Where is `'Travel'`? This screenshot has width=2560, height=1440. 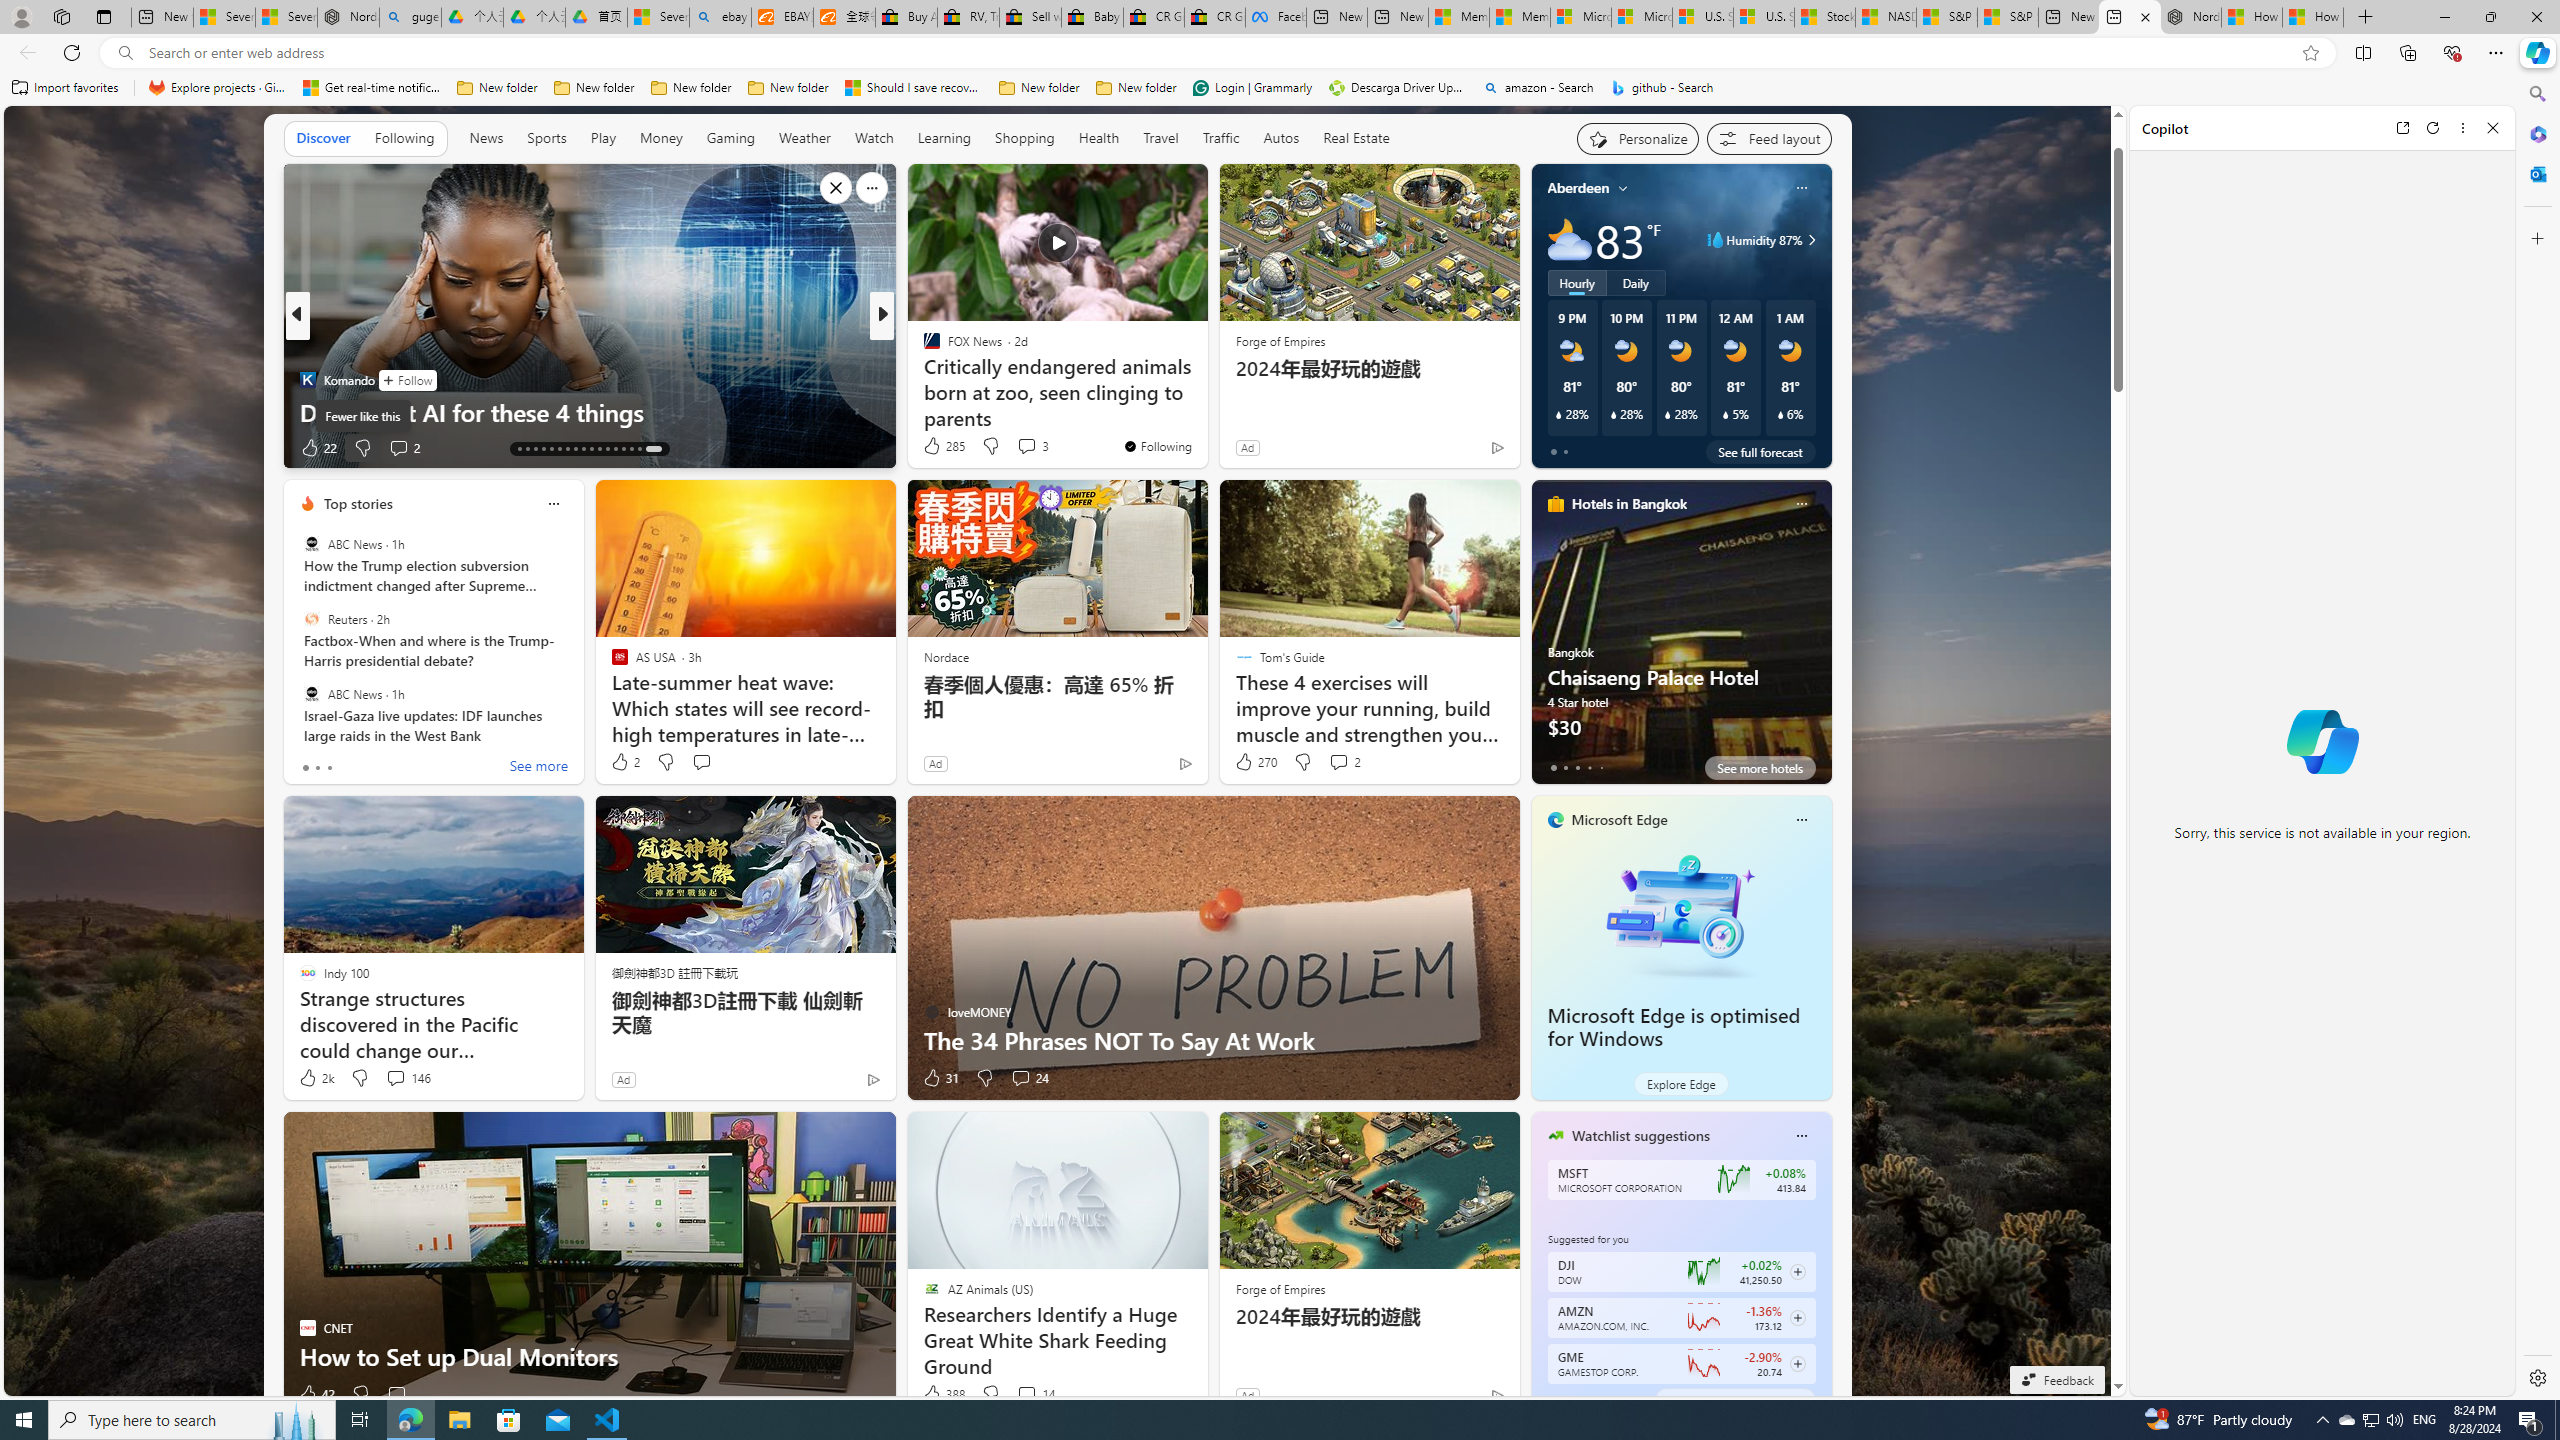
'Travel' is located at coordinates (1159, 137).